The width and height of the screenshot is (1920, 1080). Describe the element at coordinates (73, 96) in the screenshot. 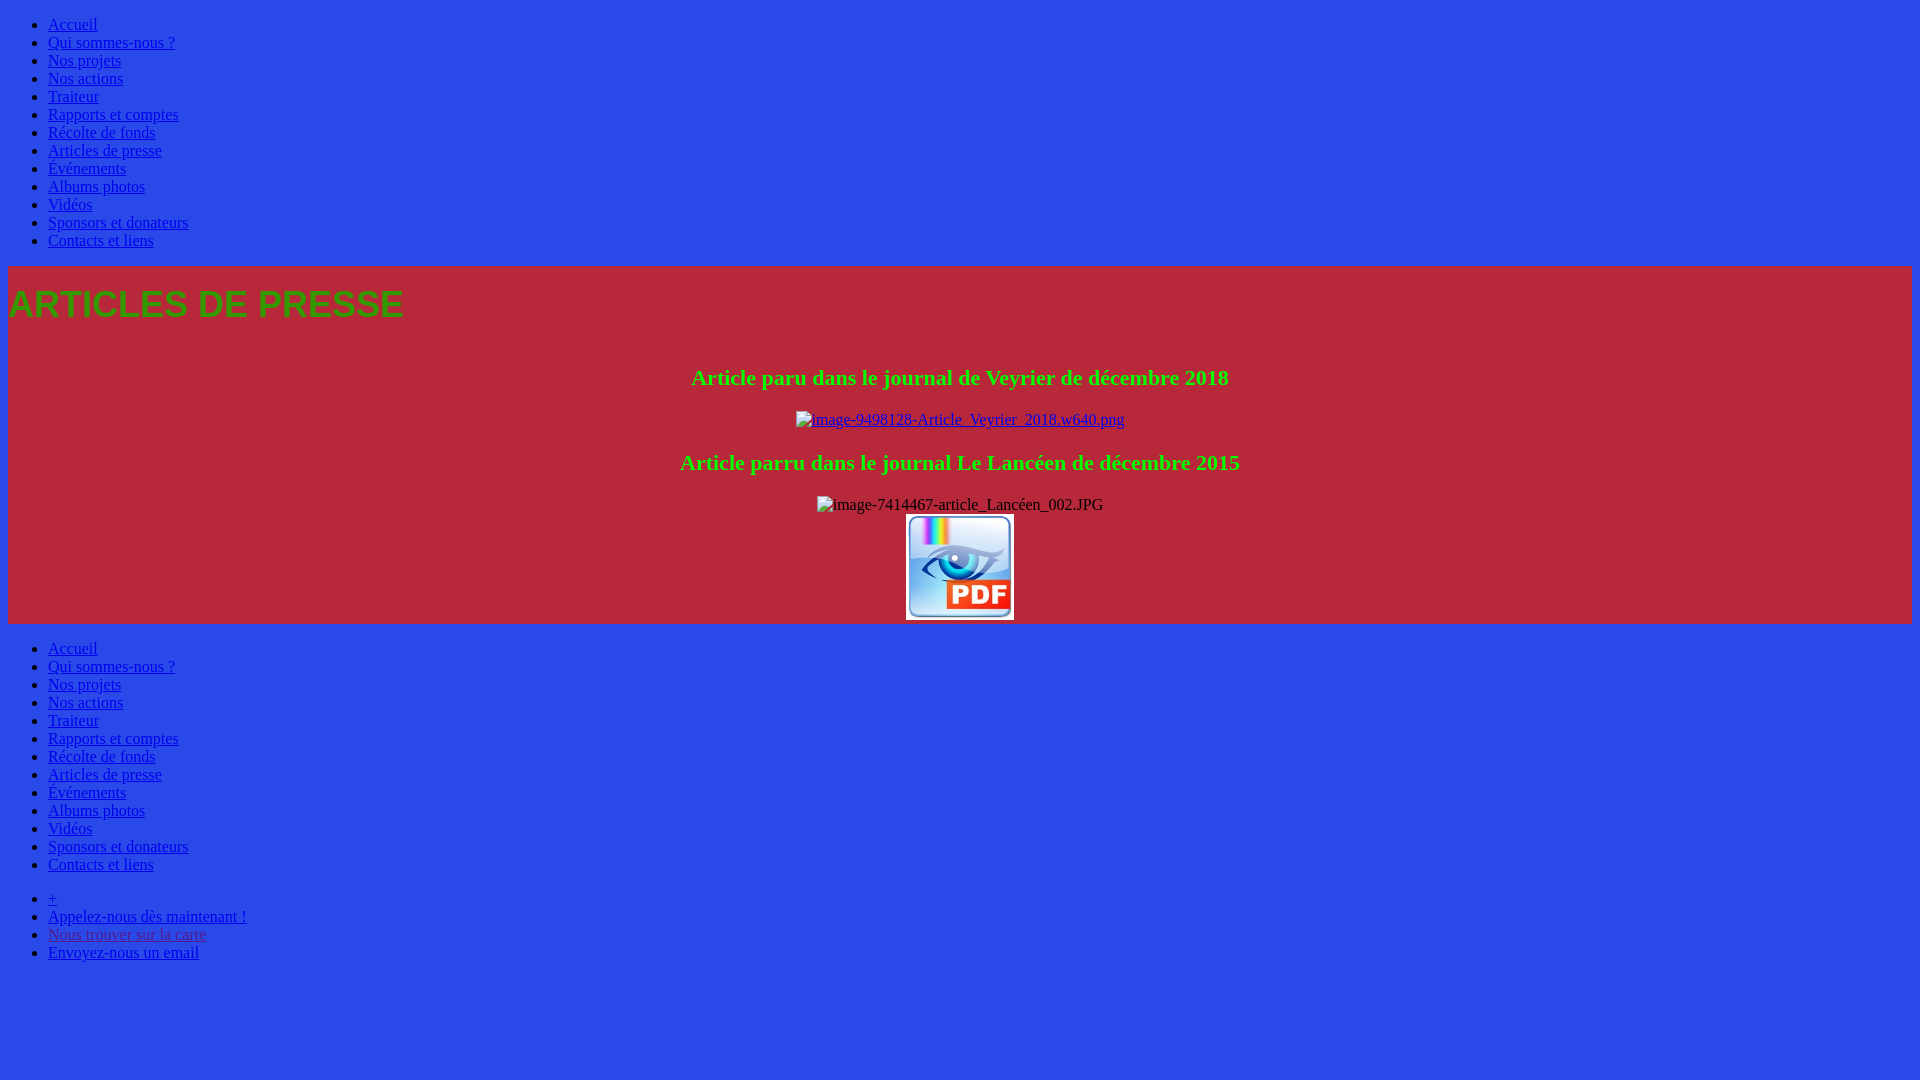

I see `'Traiteur'` at that location.